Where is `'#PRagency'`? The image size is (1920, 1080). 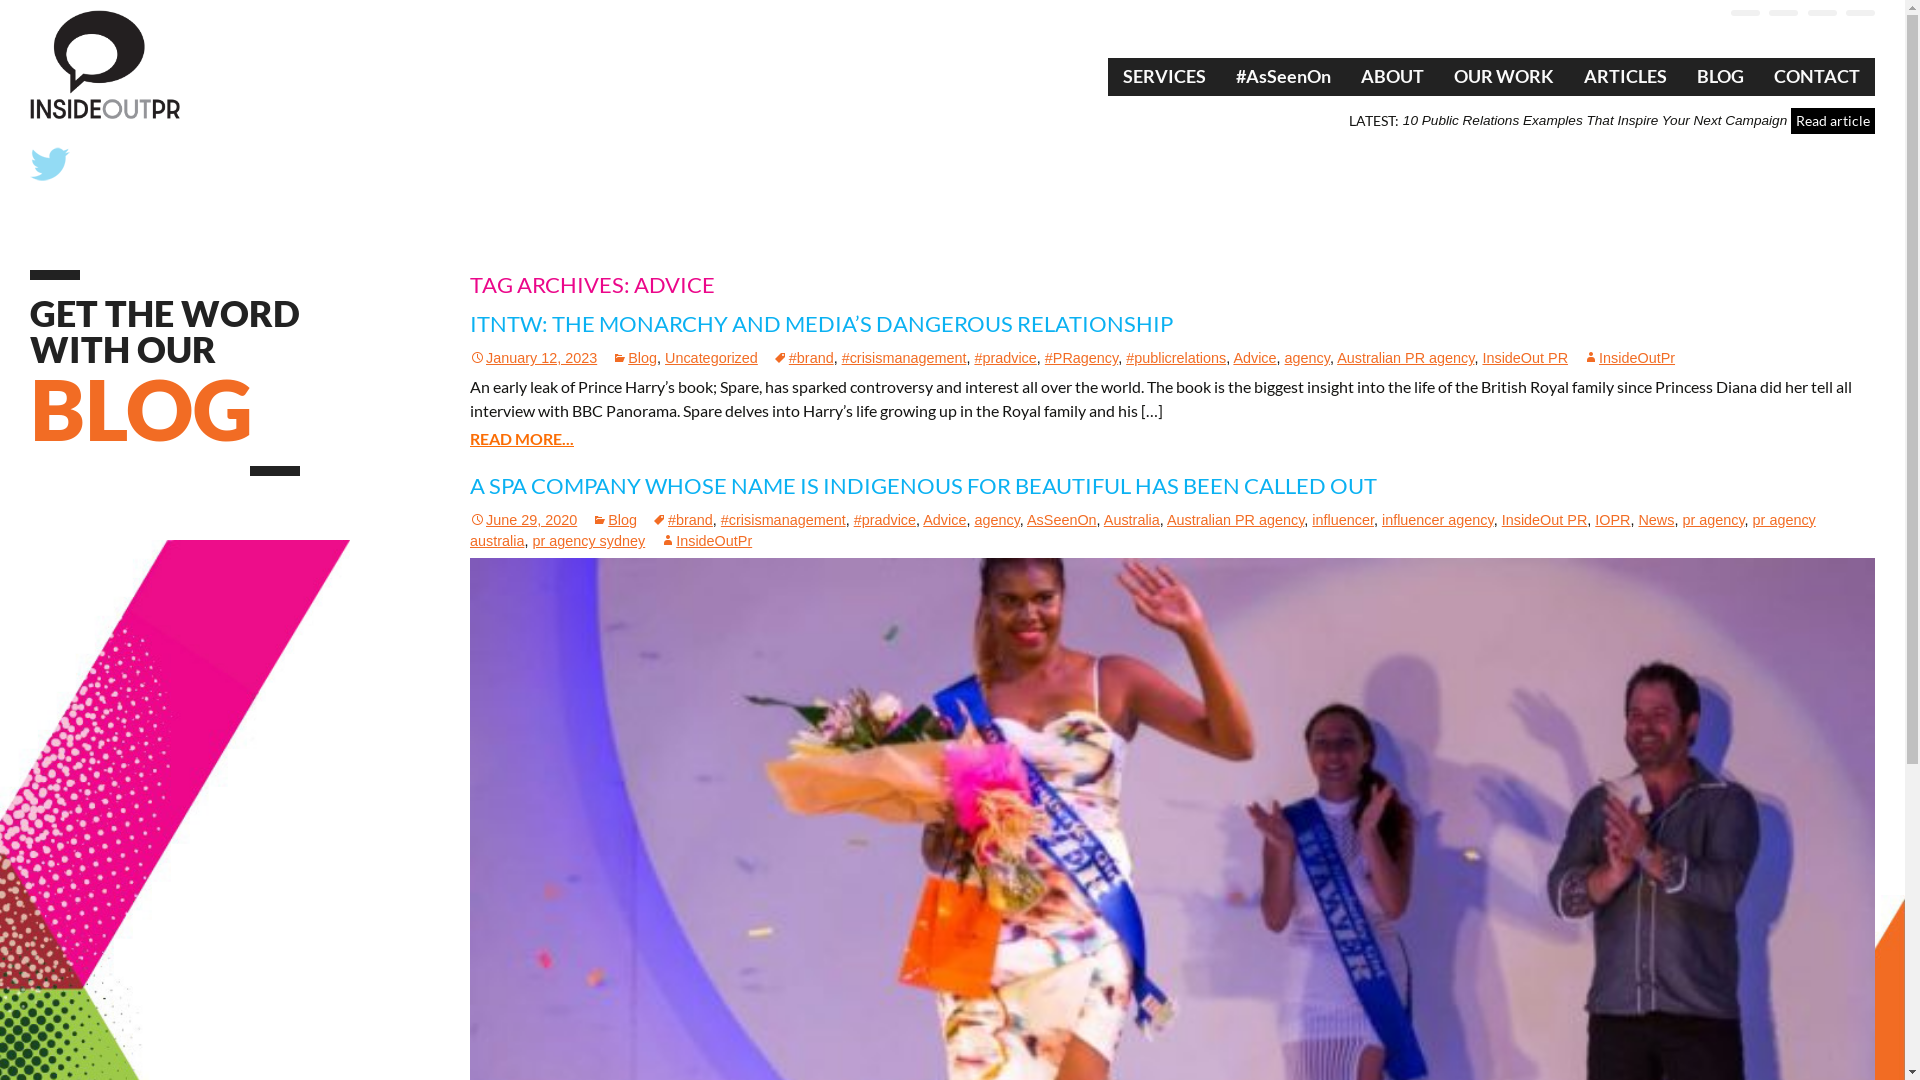
'#PRagency' is located at coordinates (1080, 357).